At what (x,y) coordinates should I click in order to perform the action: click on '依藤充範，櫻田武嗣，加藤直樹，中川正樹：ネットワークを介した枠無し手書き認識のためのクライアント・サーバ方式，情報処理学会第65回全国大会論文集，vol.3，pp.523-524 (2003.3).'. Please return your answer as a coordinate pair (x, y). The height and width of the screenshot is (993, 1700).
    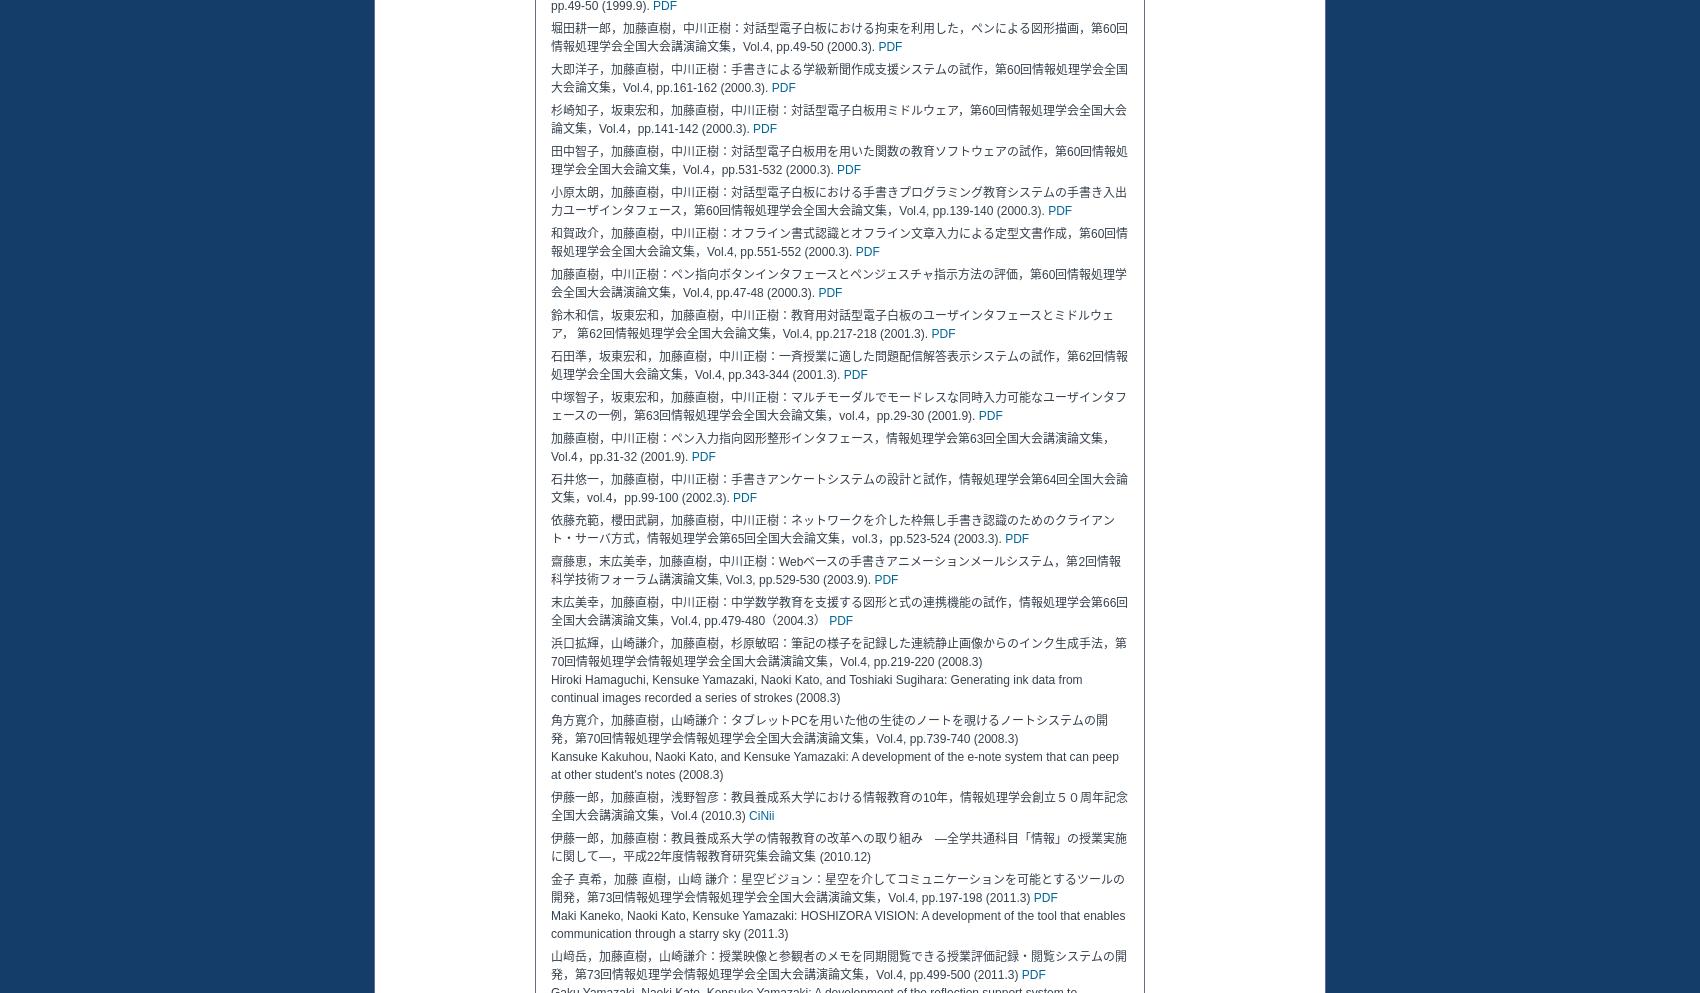
    Looking at the image, I should click on (832, 529).